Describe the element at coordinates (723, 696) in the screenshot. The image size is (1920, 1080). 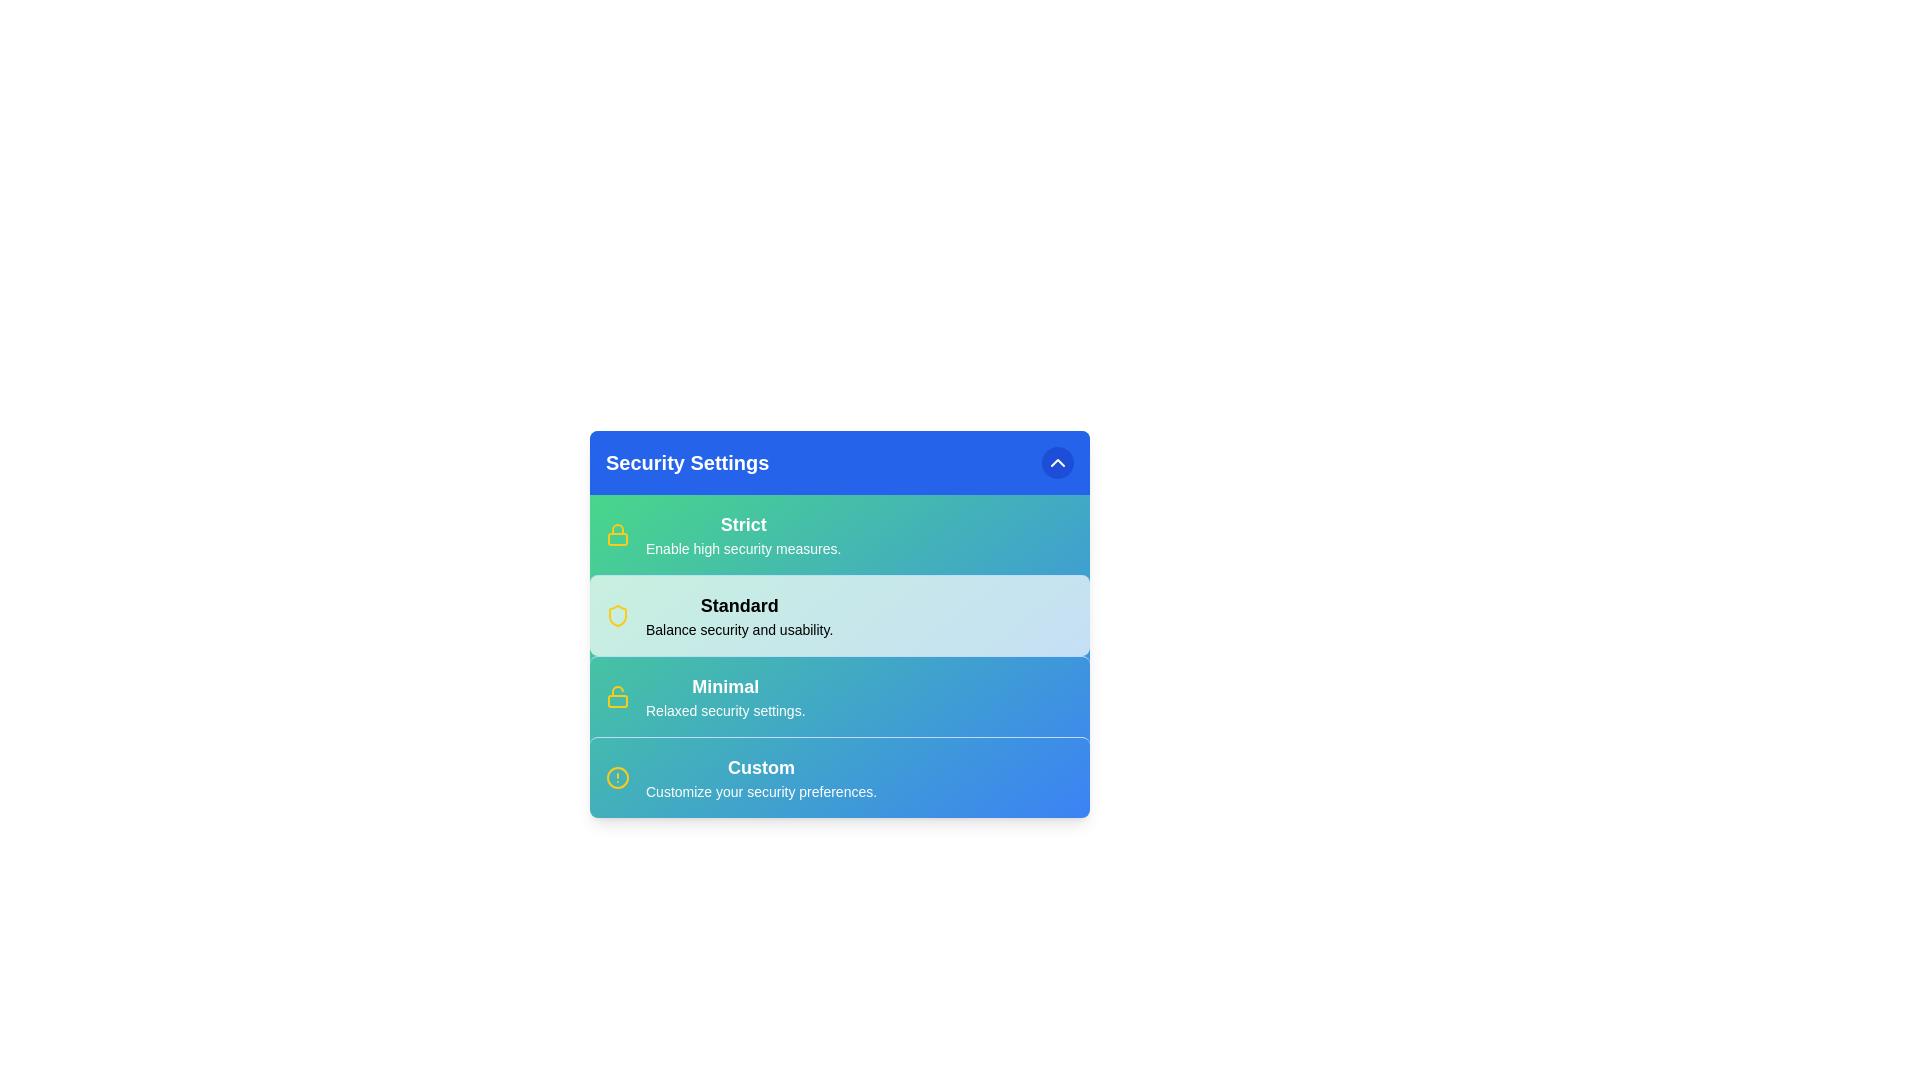
I see `the security option Minimal from the menu` at that location.